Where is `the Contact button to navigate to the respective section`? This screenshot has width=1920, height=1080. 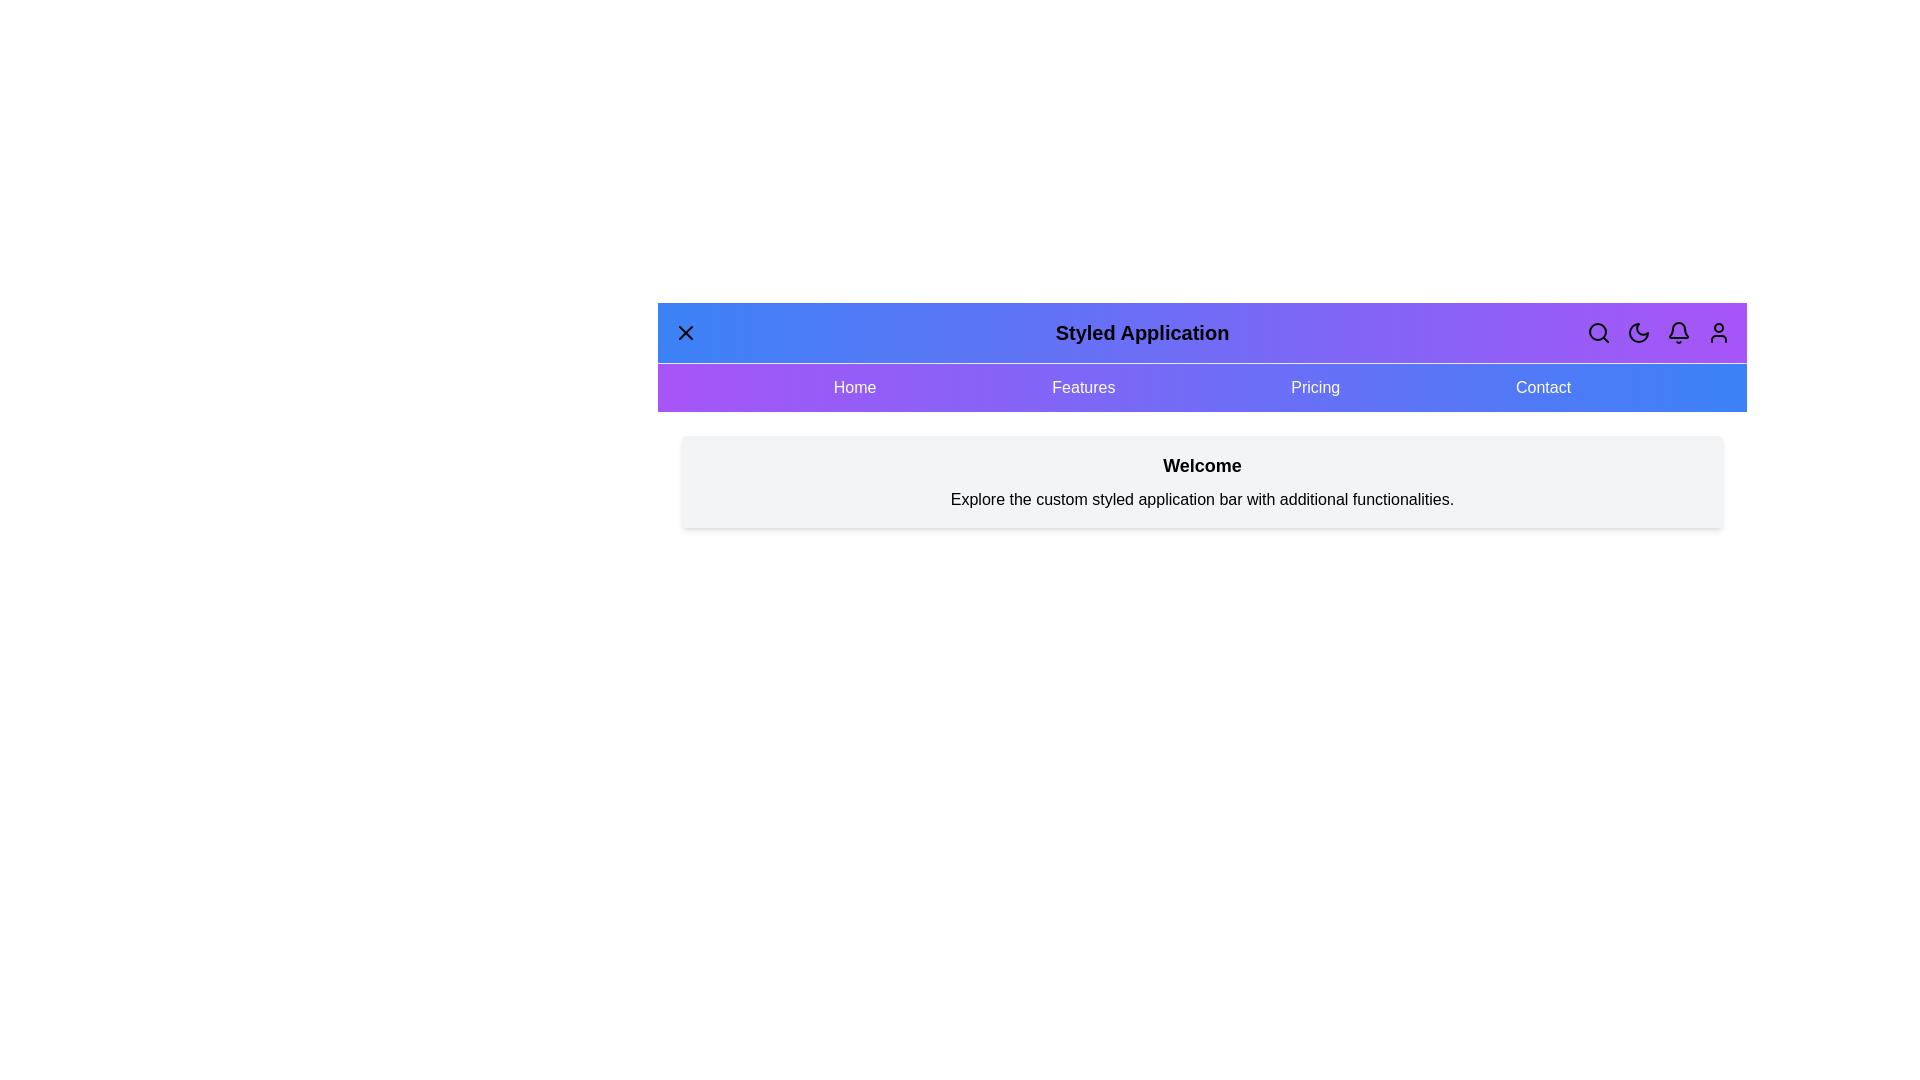
the Contact button to navigate to the respective section is located at coordinates (1541, 388).